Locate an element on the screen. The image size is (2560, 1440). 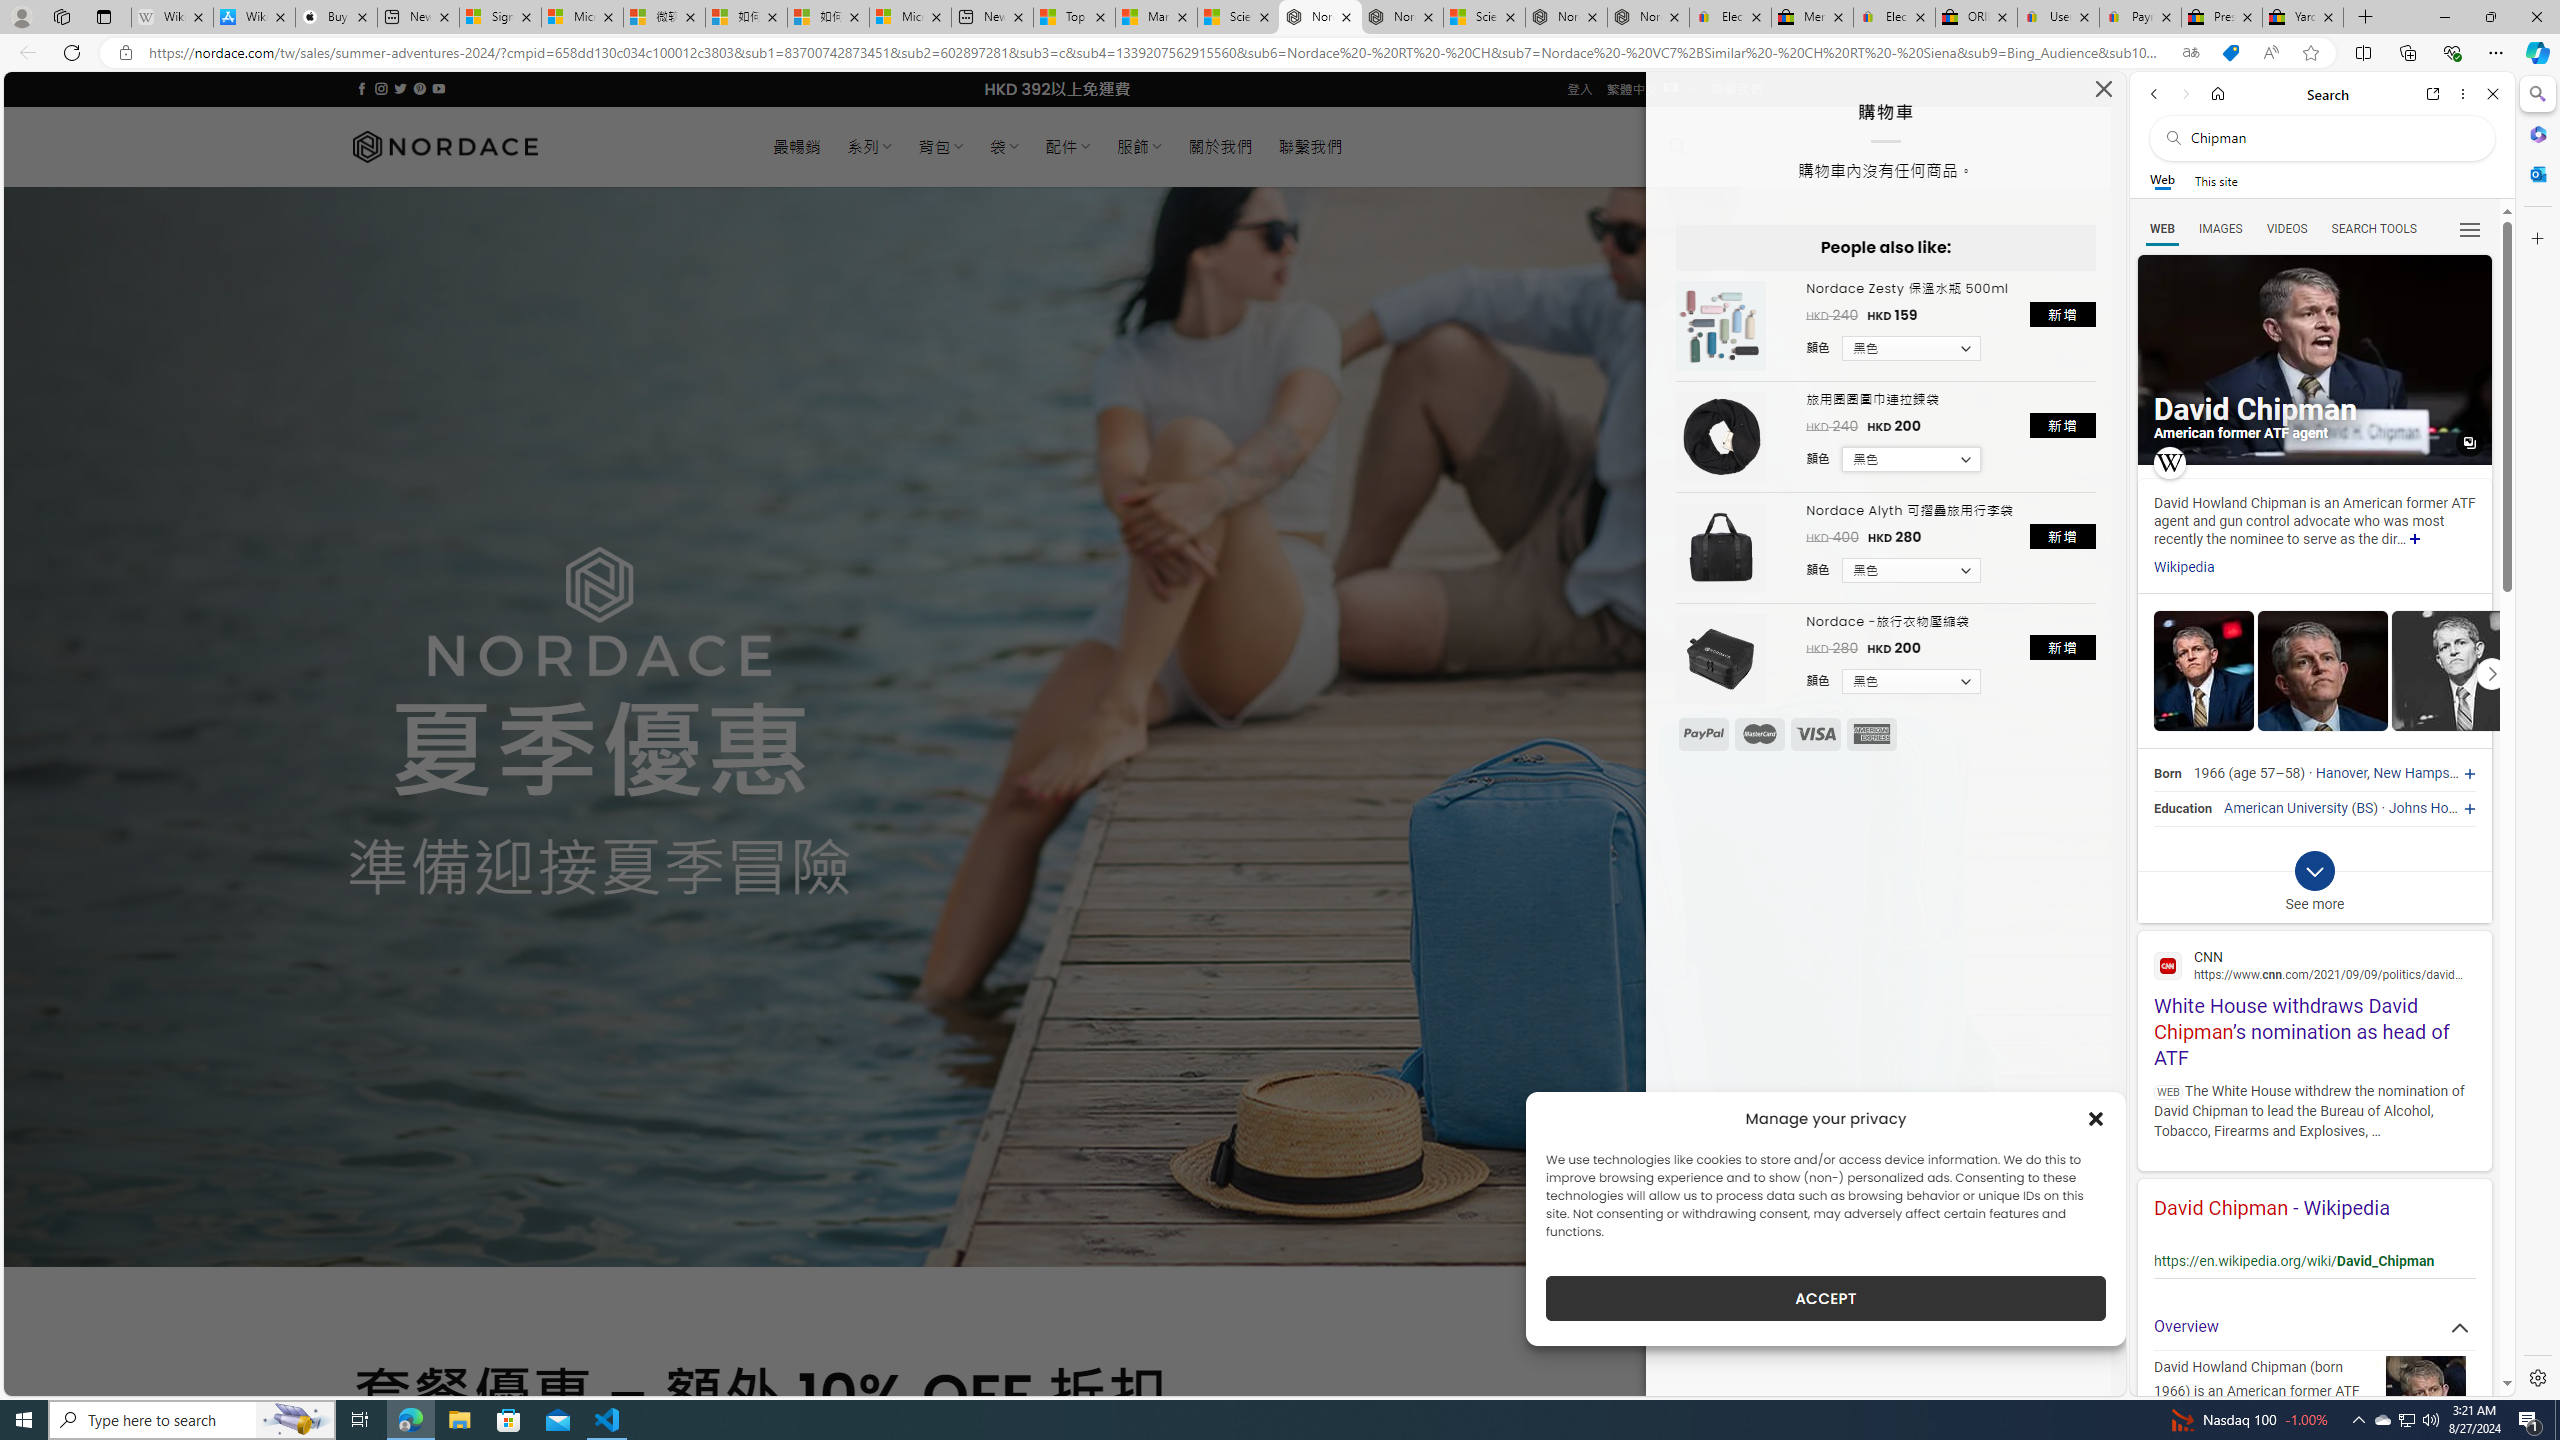
'Workspaces' is located at coordinates (61, 16).